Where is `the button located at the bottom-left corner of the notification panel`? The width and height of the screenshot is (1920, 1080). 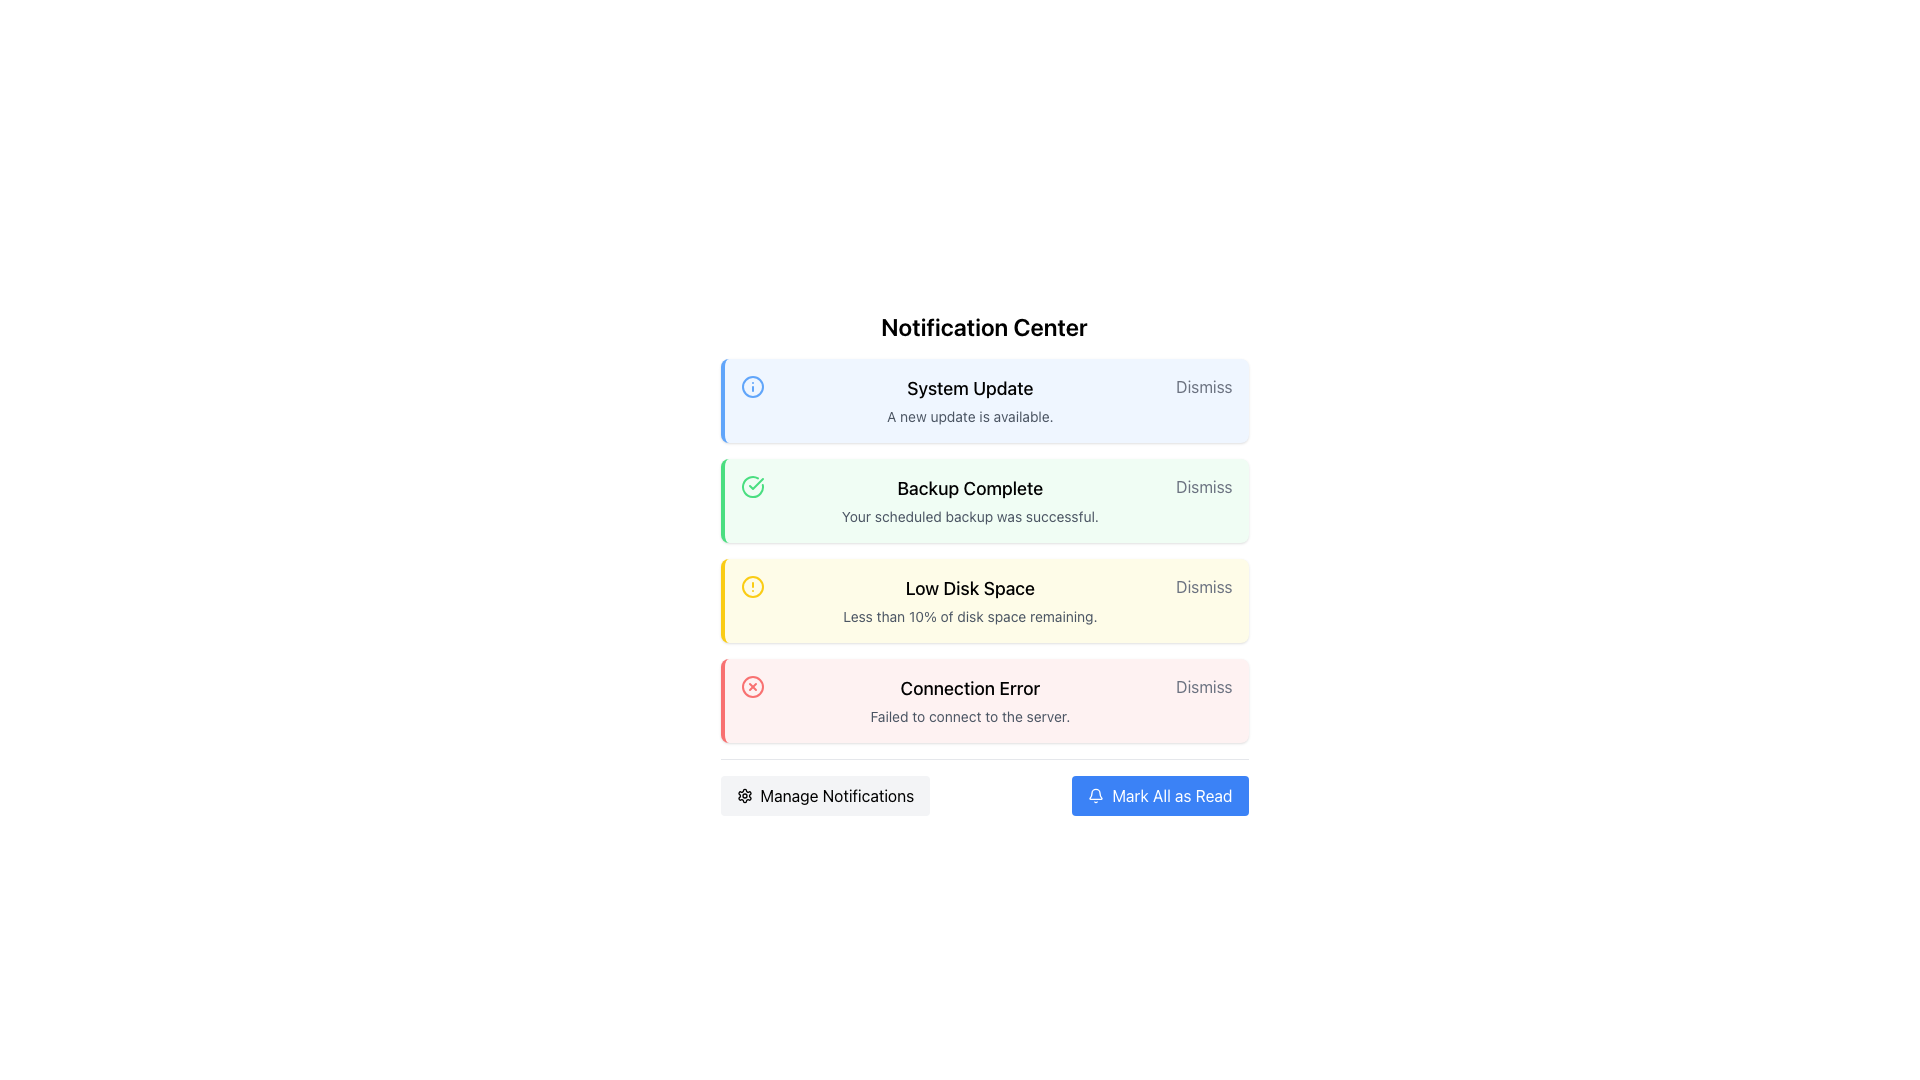 the button located at the bottom-left corner of the notification panel is located at coordinates (825, 794).